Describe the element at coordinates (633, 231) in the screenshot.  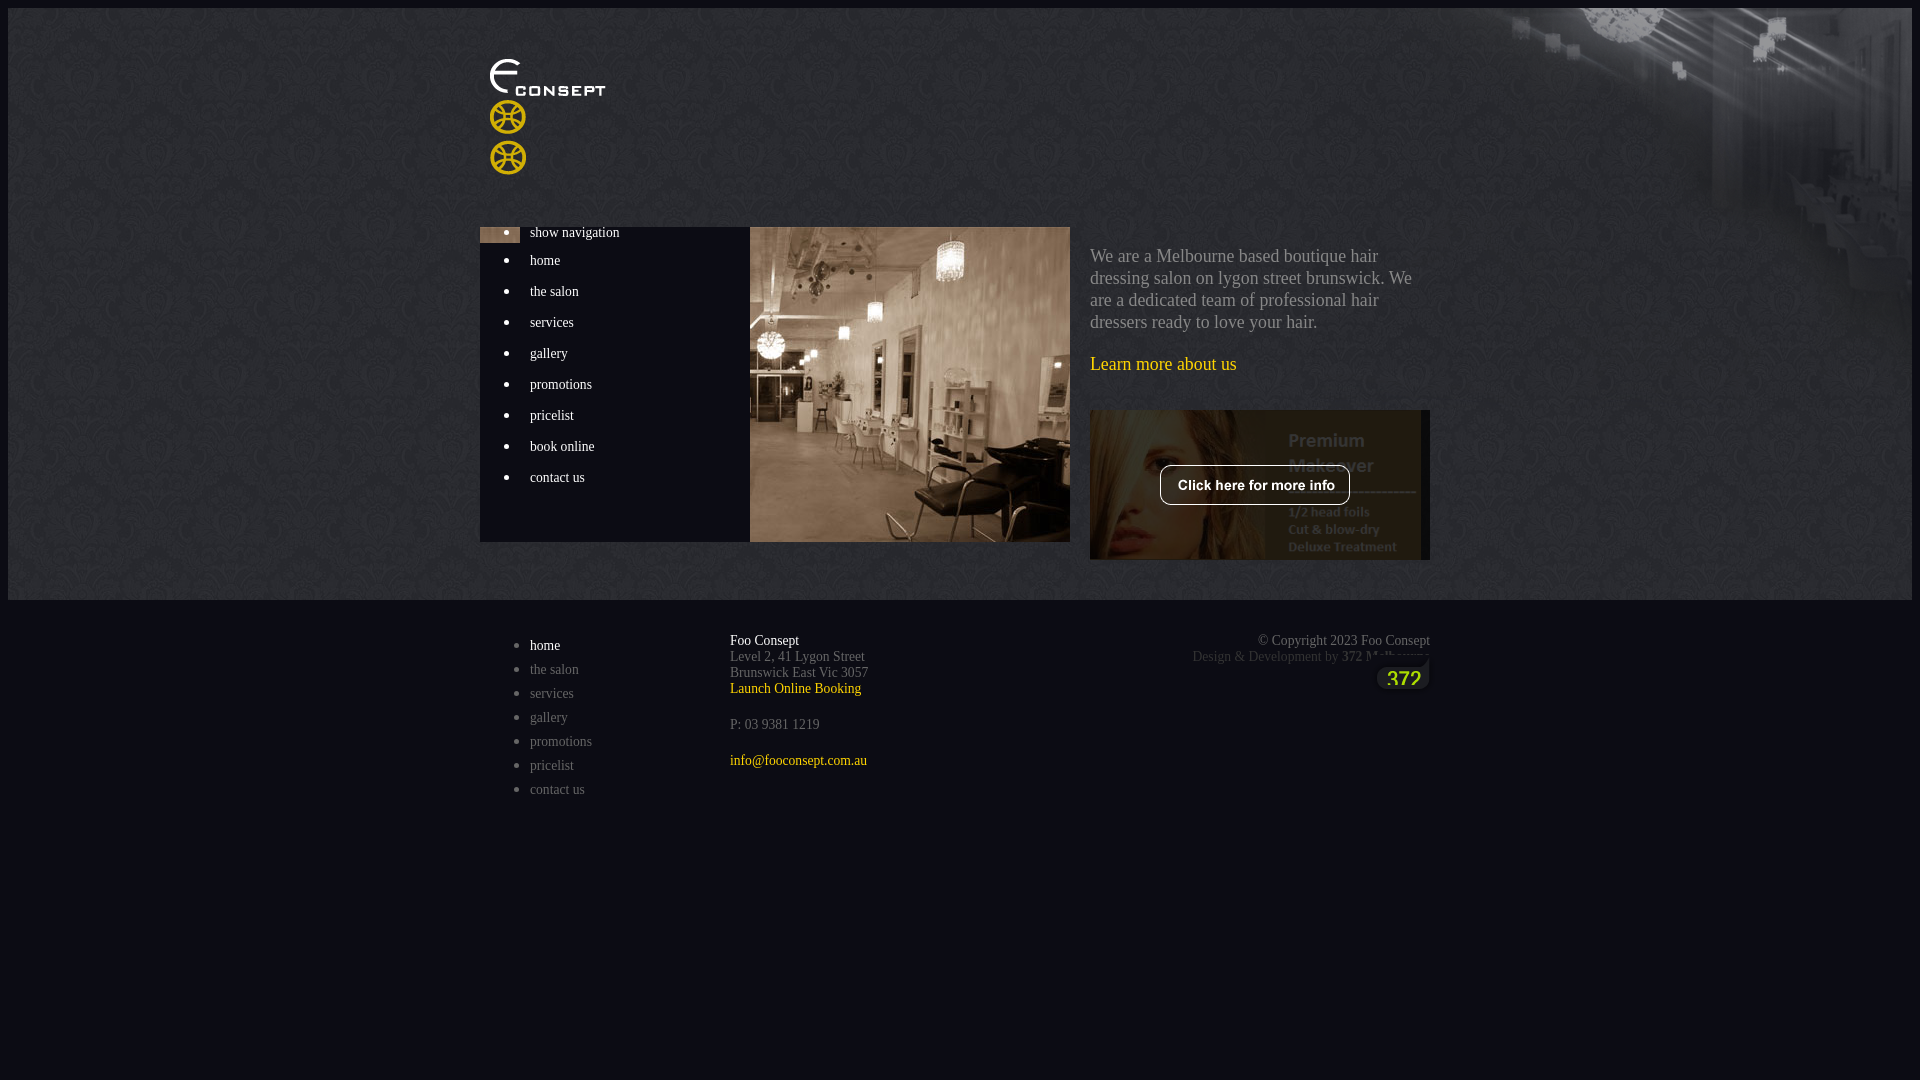
I see `'show navigation'` at that location.